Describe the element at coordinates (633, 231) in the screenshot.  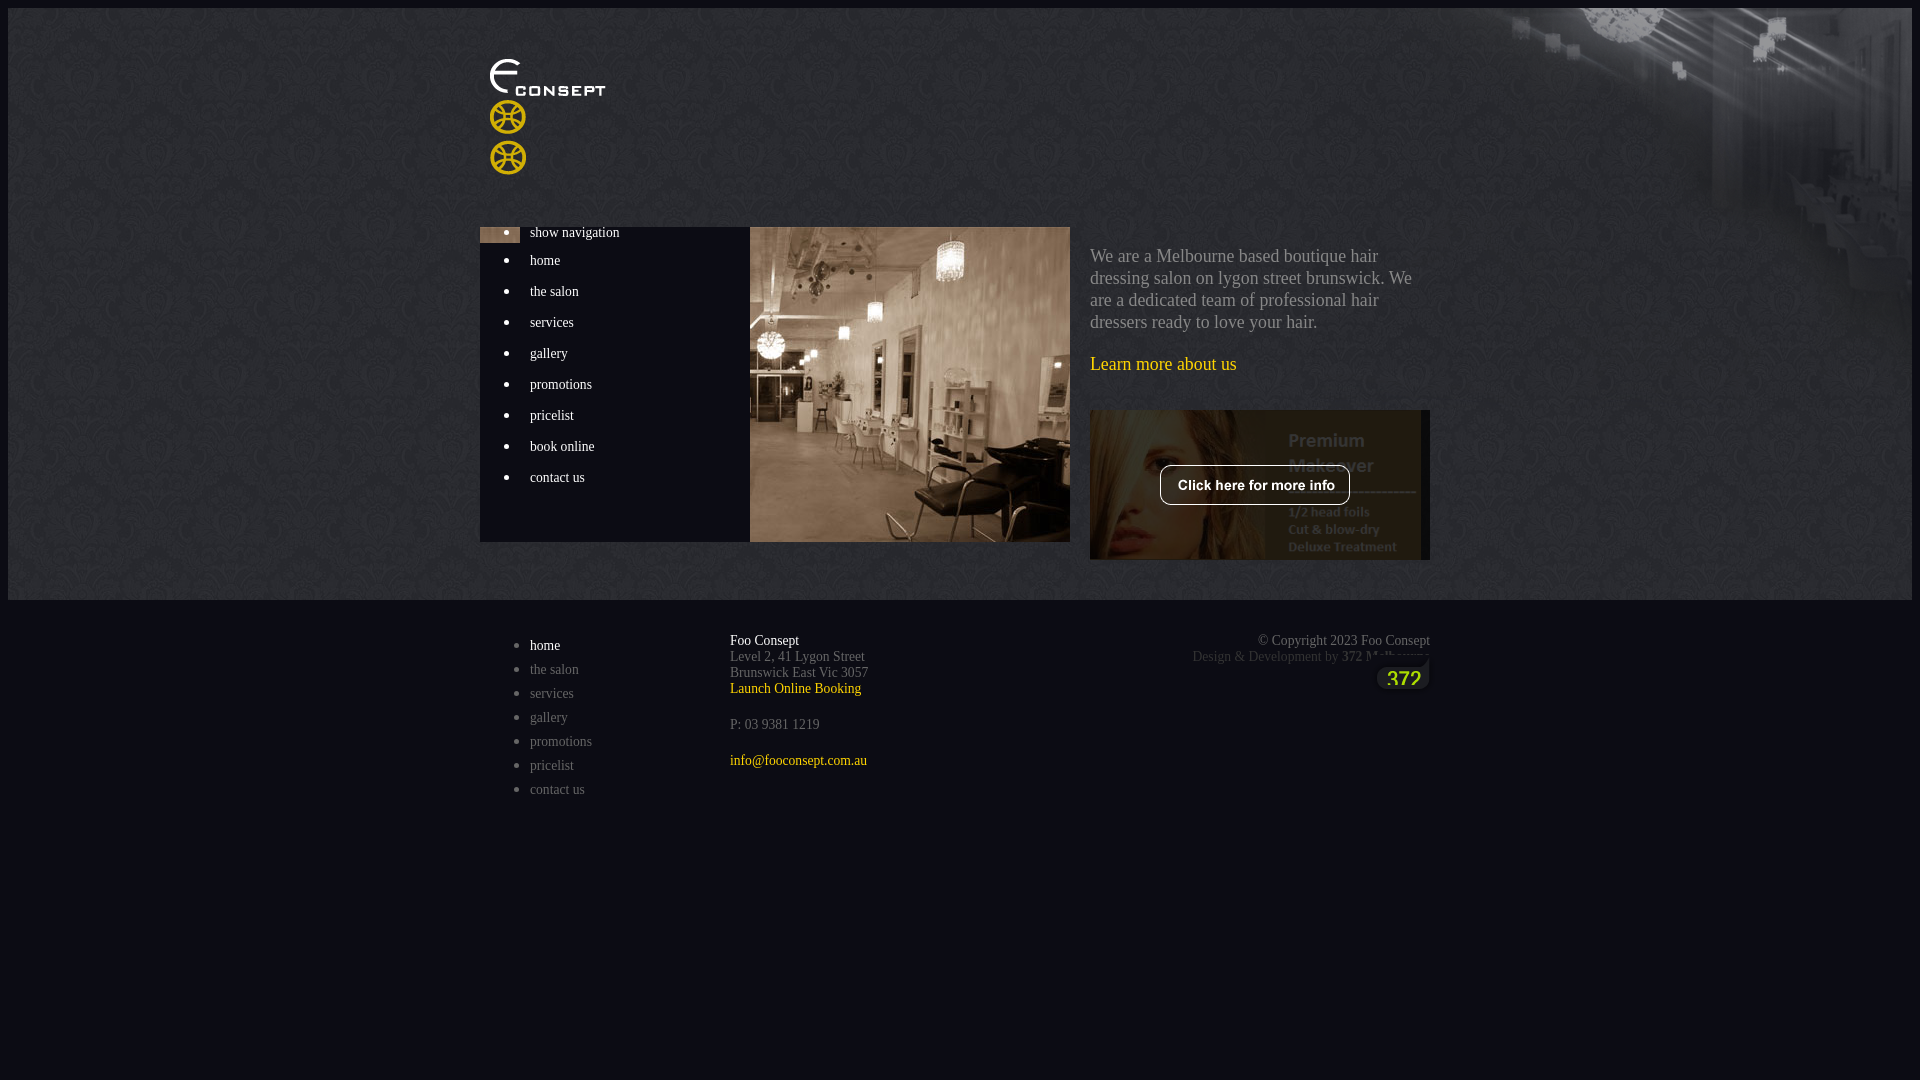
I see `'show navigation'` at that location.